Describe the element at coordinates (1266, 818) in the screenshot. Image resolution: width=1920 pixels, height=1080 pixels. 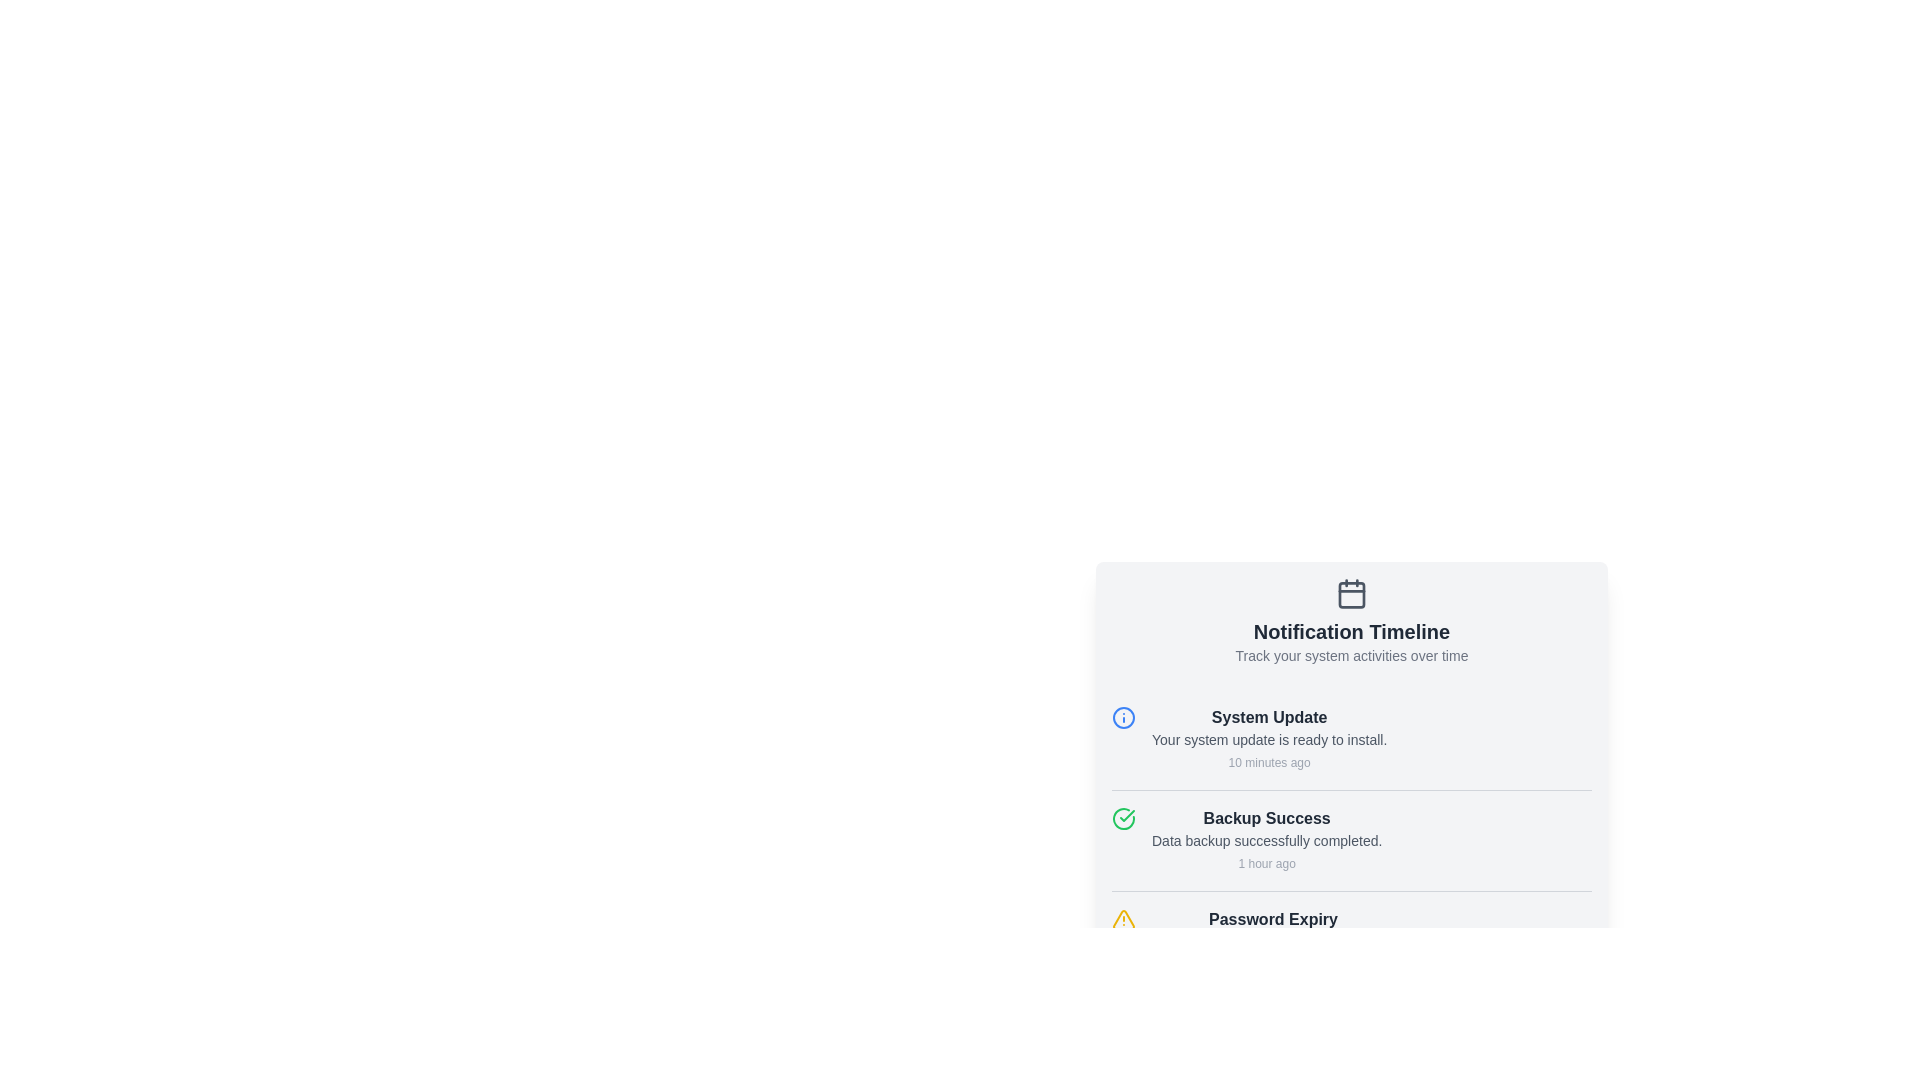
I see `the static text element that serves as the title or header for the second notification entry in the notification list` at that location.